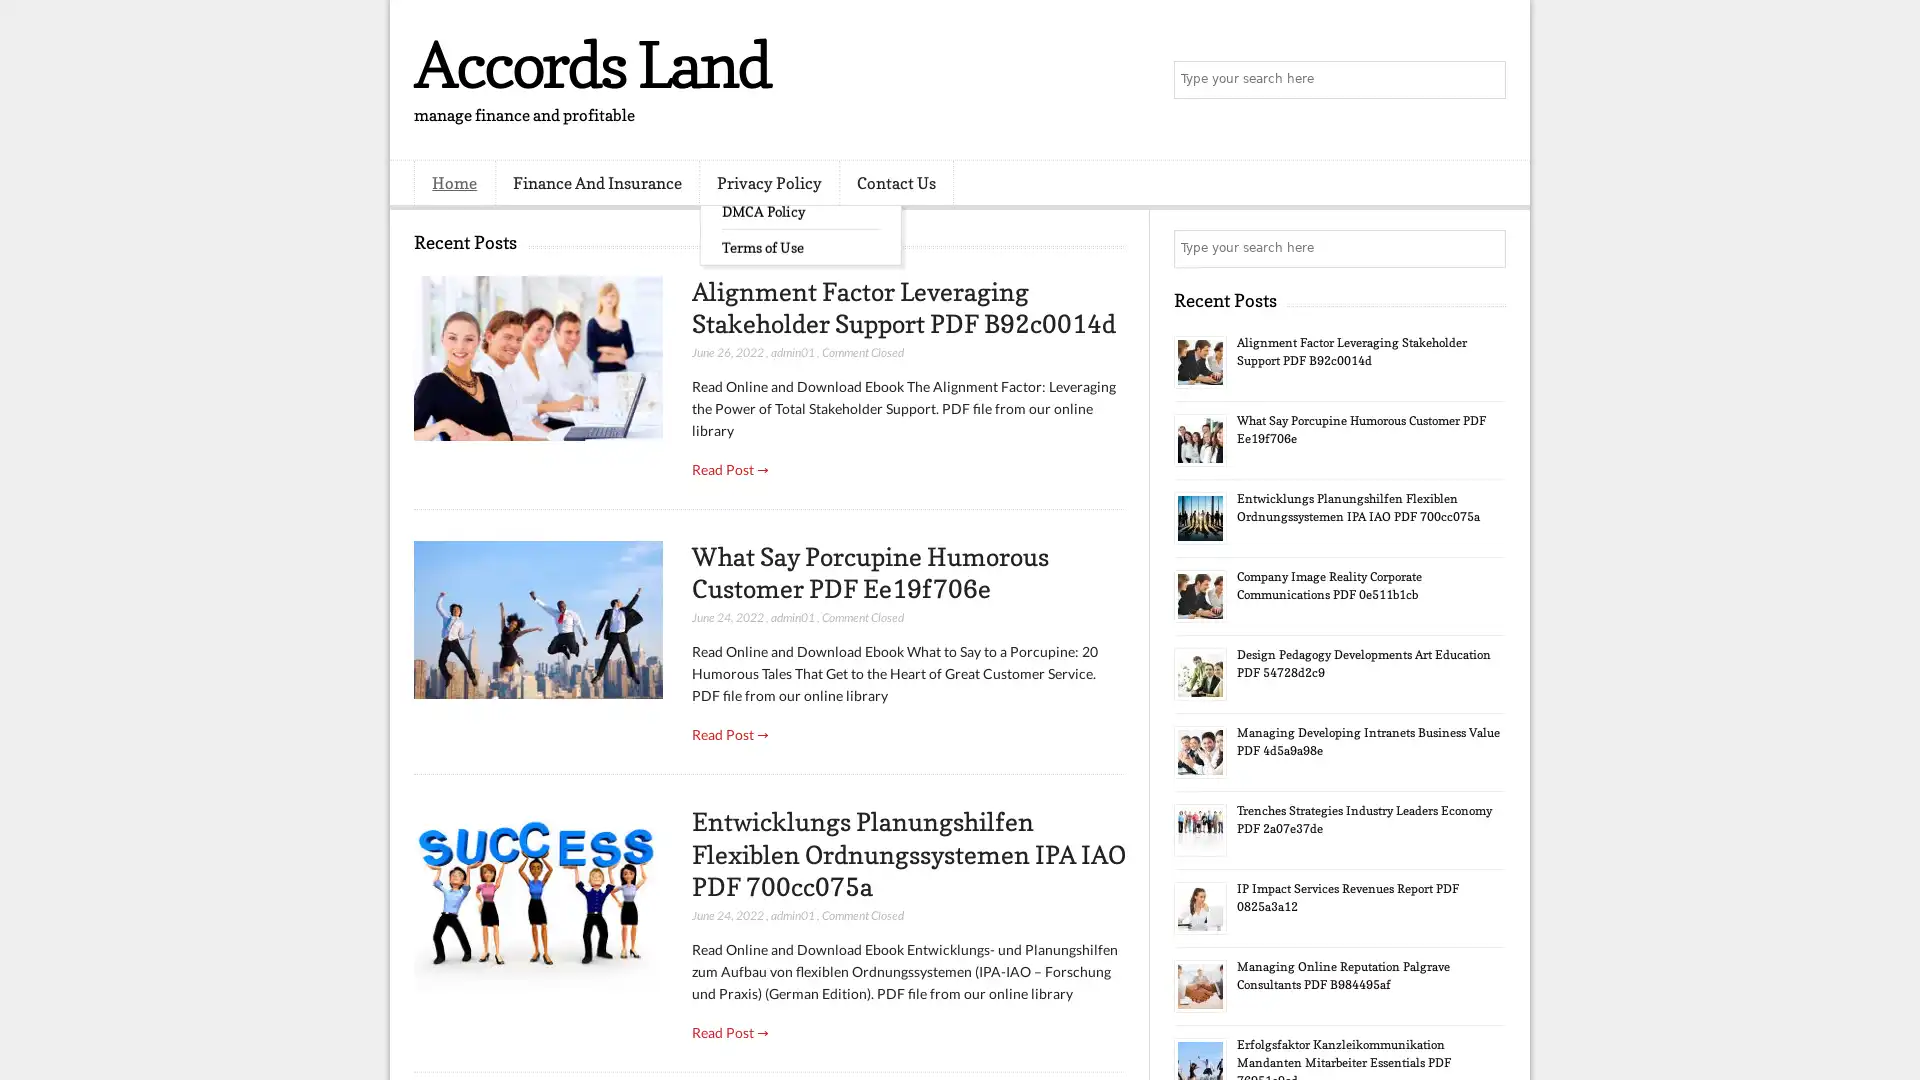  Describe the element at coordinates (1485, 248) in the screenshot. I see `Search` at that location.